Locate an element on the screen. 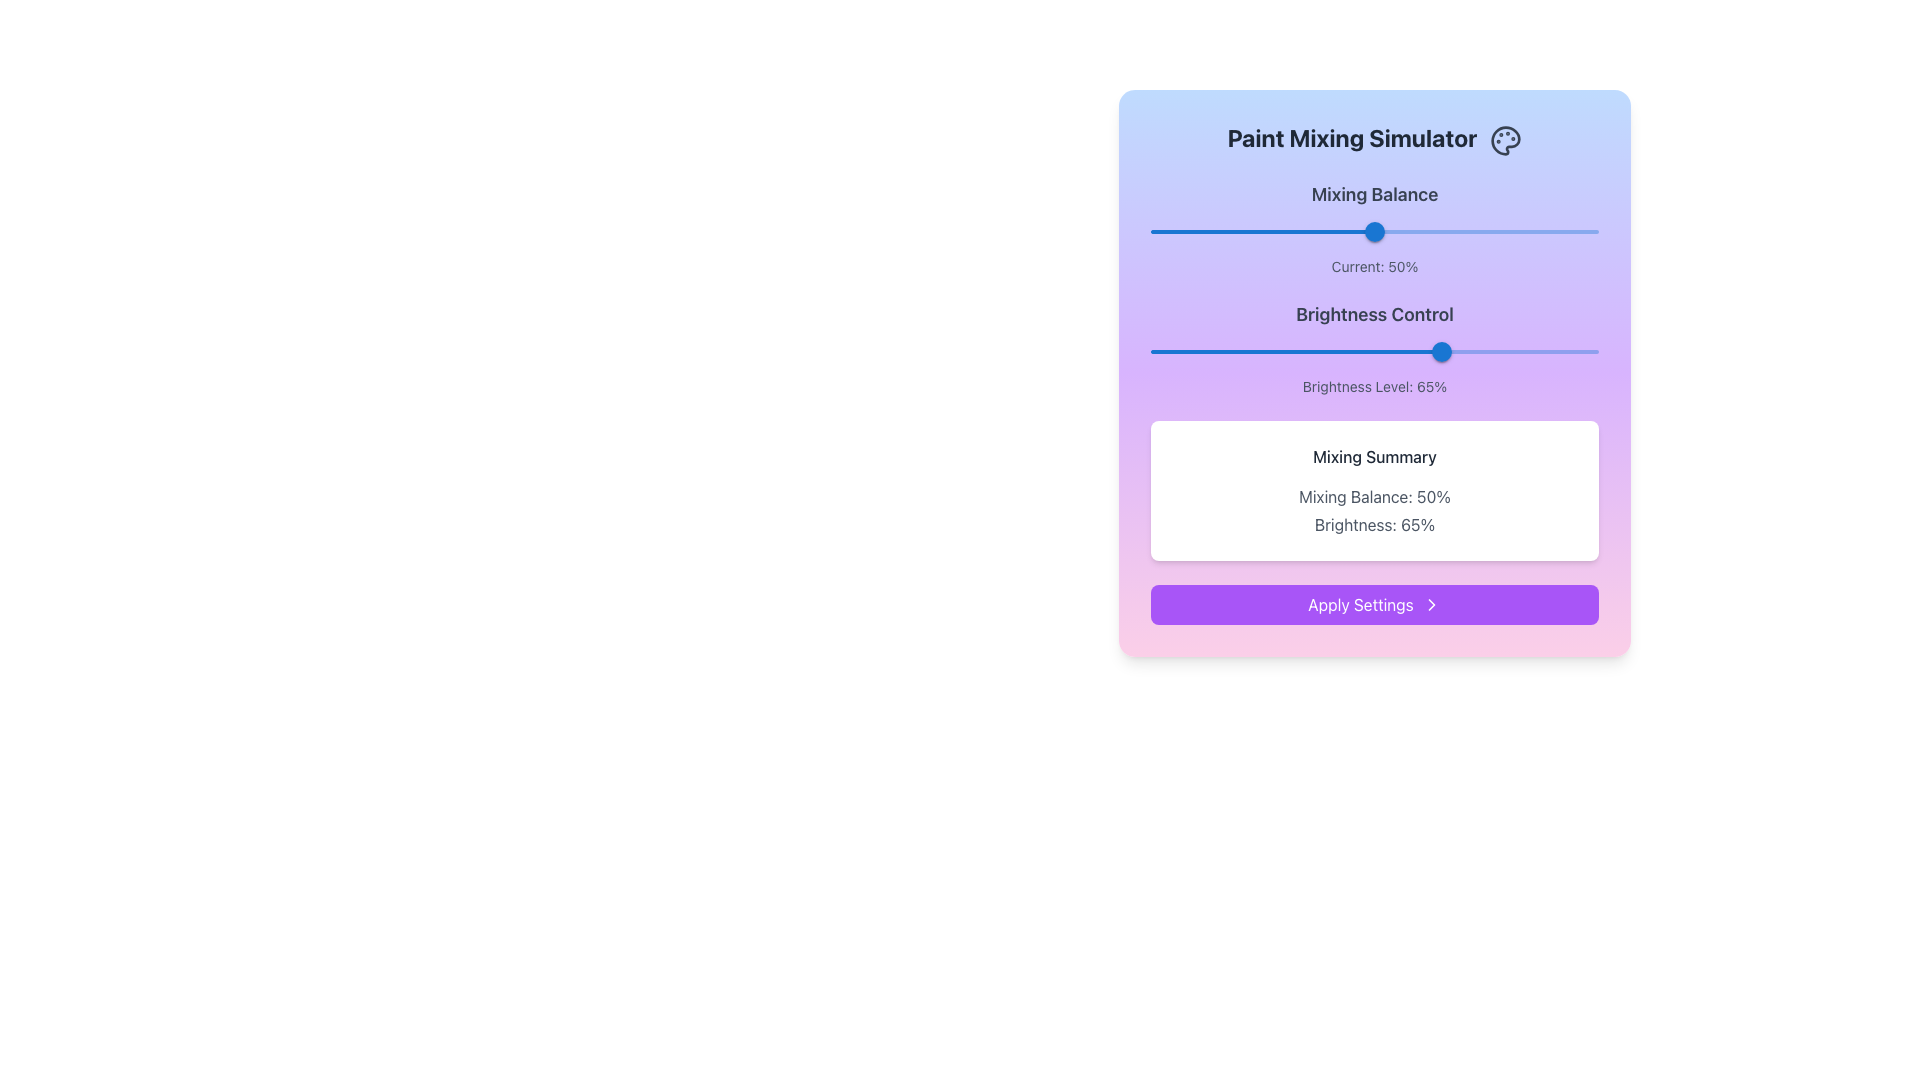 The height and width of the screenshot is (1080, 1920). the circular blue slider thumb of the 'Brightness Control' slider is located at coordinates (1442, 350).